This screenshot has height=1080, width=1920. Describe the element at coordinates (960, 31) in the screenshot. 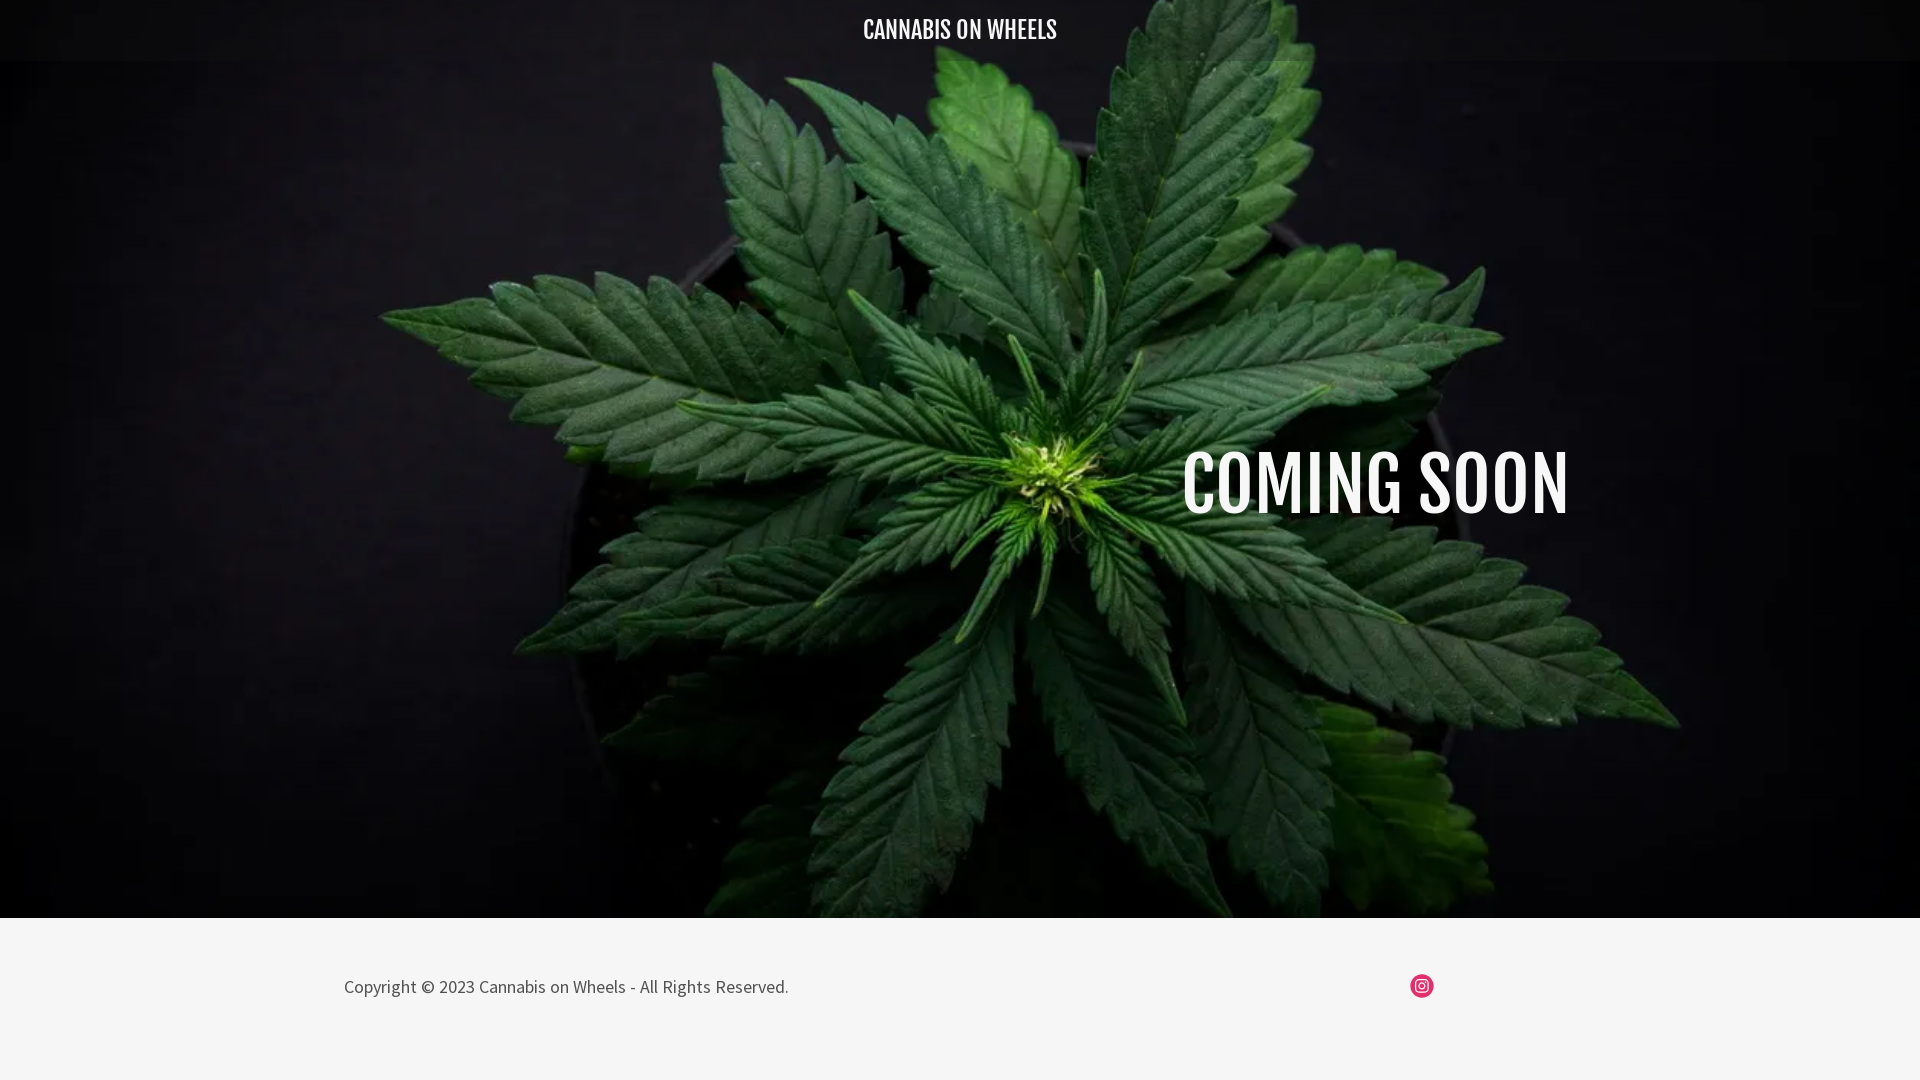

I see `'CANNABIS ON WHEELS'` at that location.